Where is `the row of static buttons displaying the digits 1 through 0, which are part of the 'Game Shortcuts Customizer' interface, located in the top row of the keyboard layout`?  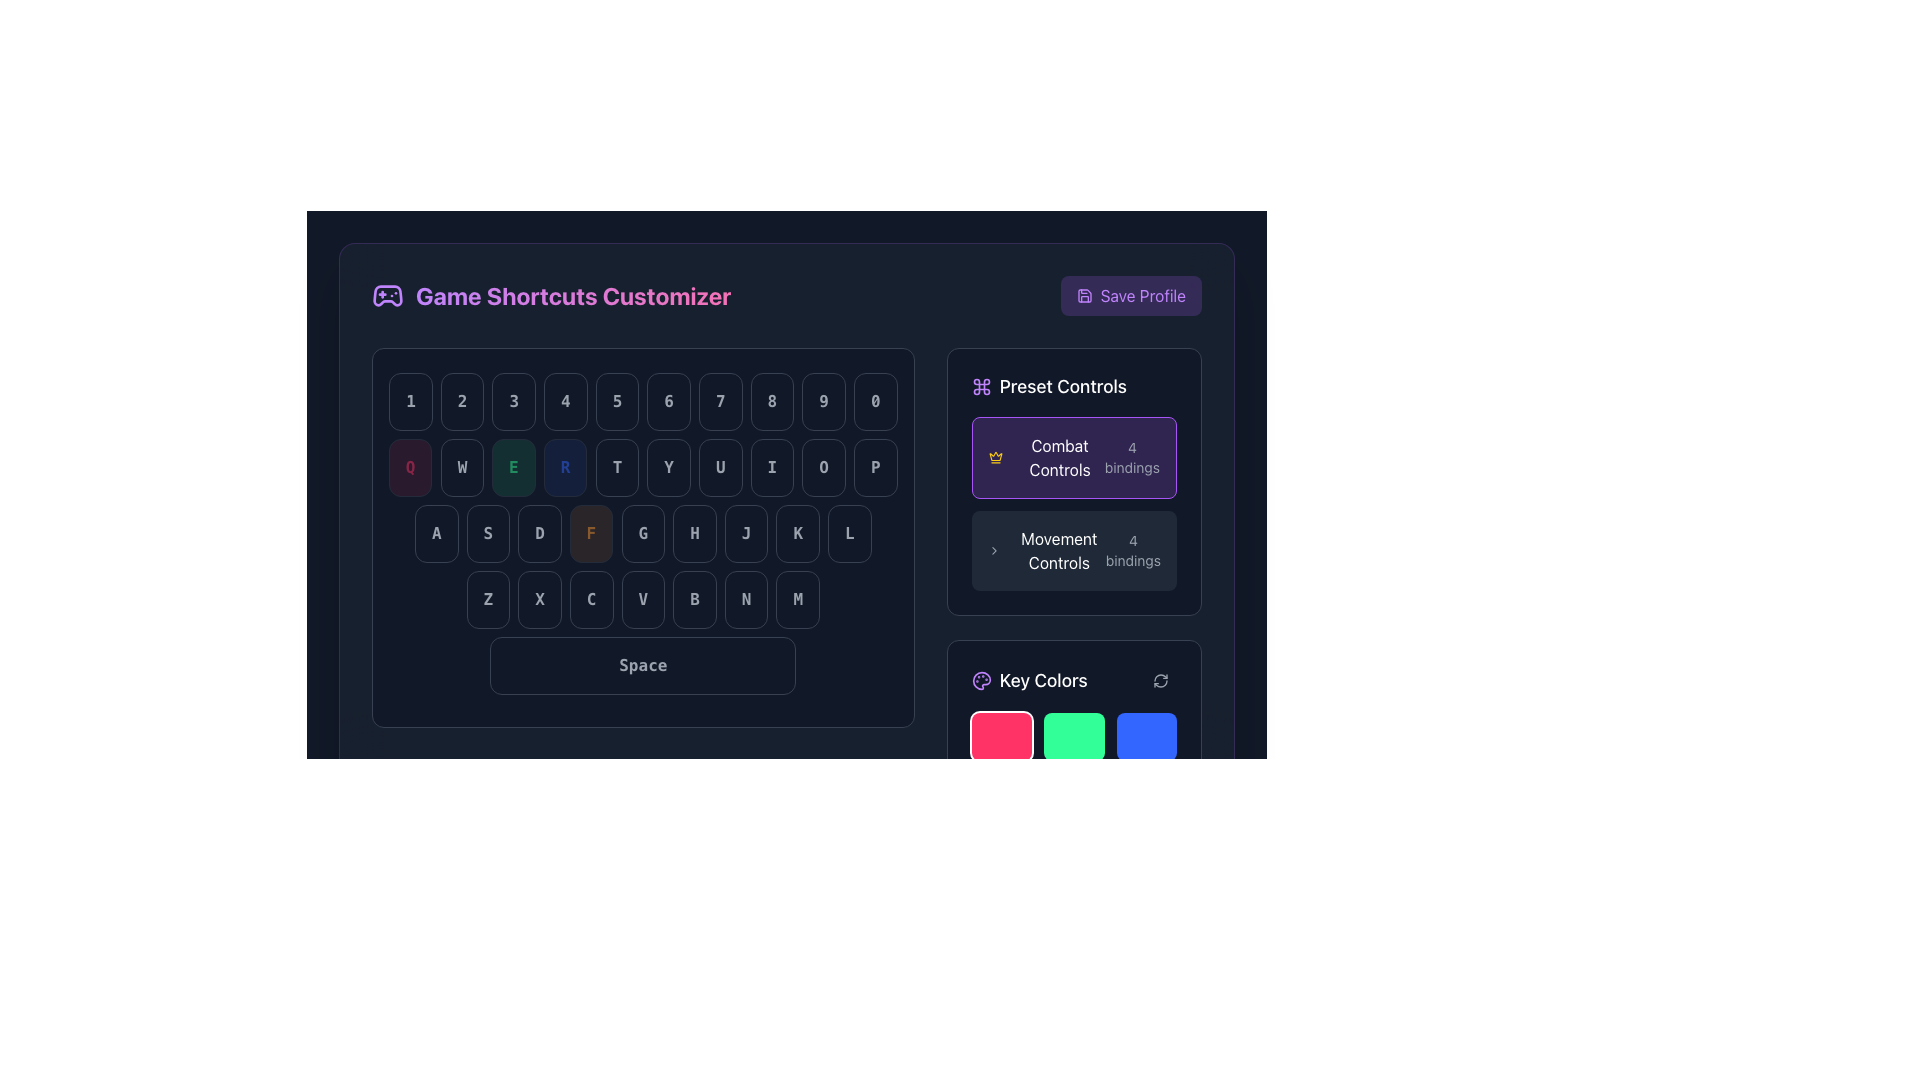 the row of static buttons displaying the digits 1 through 0, which are part of the 'Game Shortcuts Customizer' interface, located in the top row of the keyboard layout is located at coordinates (643, 401).